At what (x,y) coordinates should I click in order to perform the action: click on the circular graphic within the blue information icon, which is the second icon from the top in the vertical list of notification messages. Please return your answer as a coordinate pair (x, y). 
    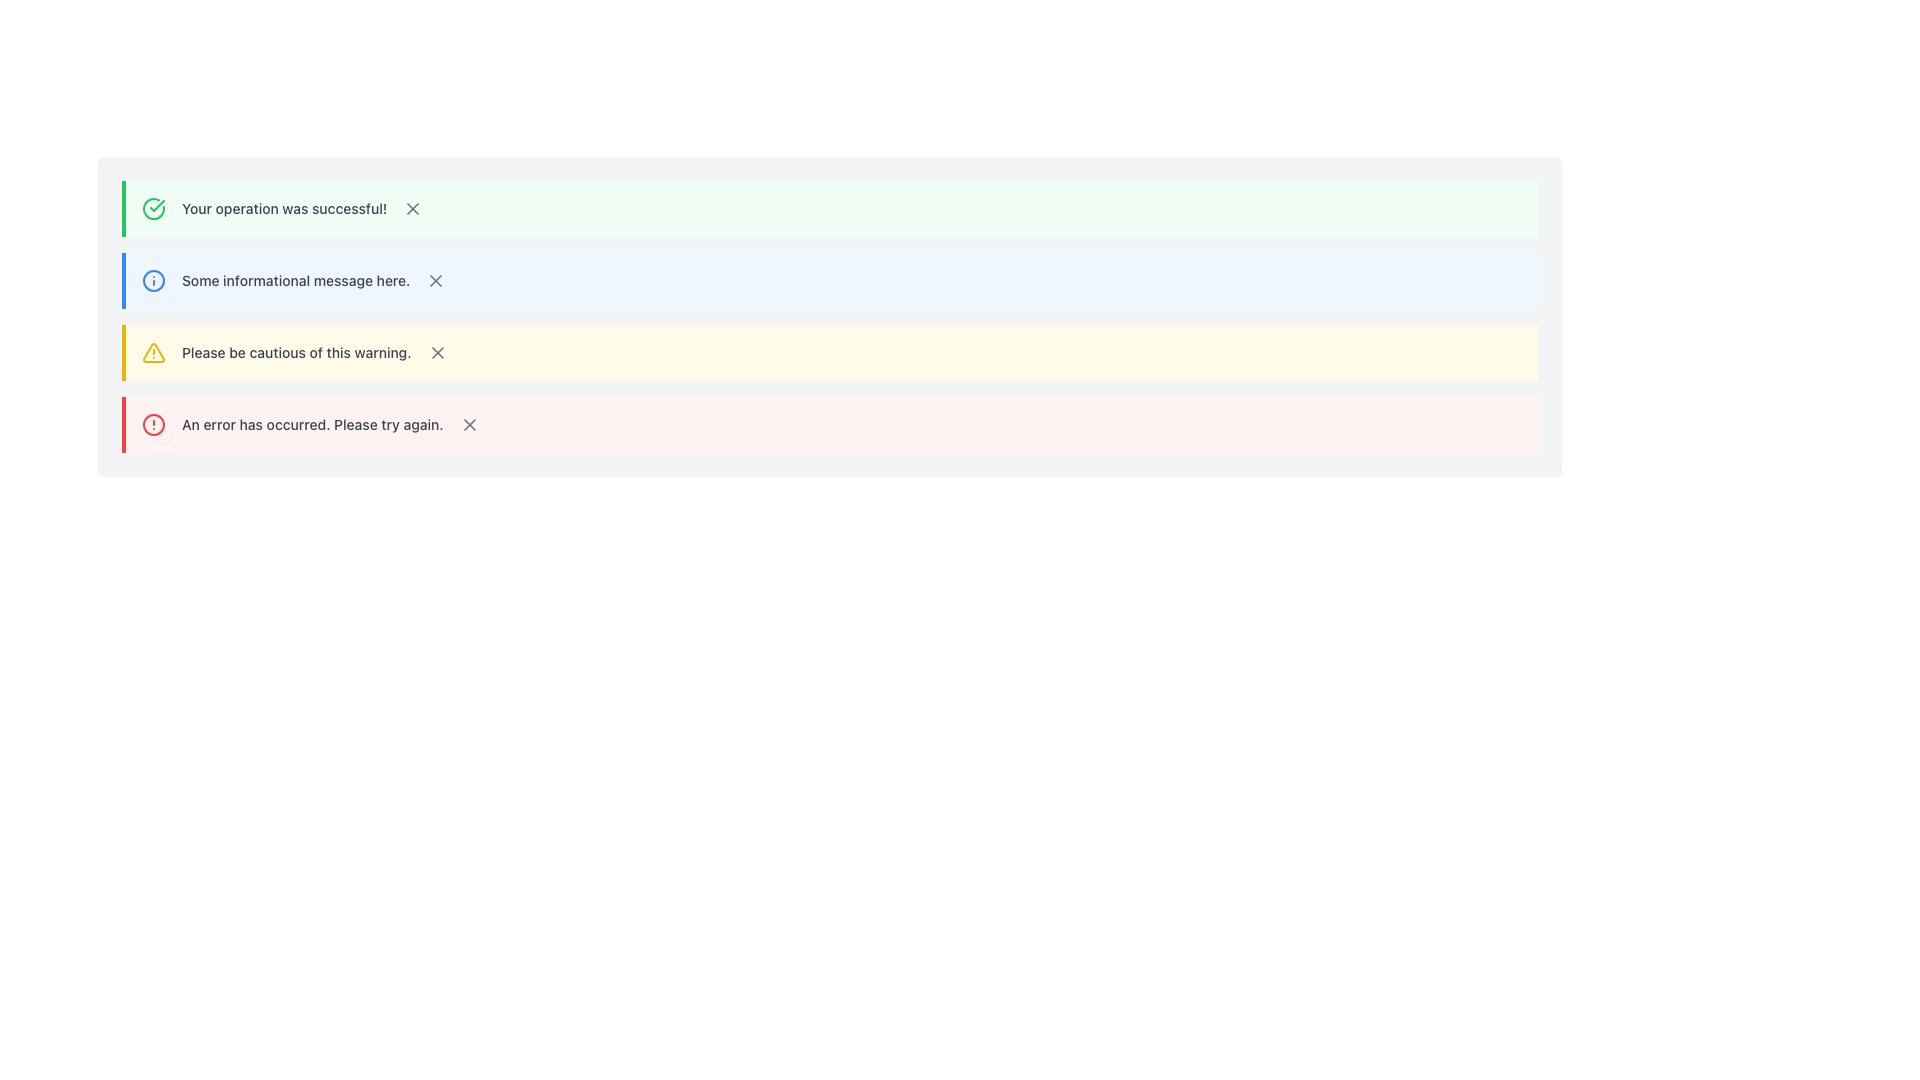
    Looking at the image, I should click on (152, 281).